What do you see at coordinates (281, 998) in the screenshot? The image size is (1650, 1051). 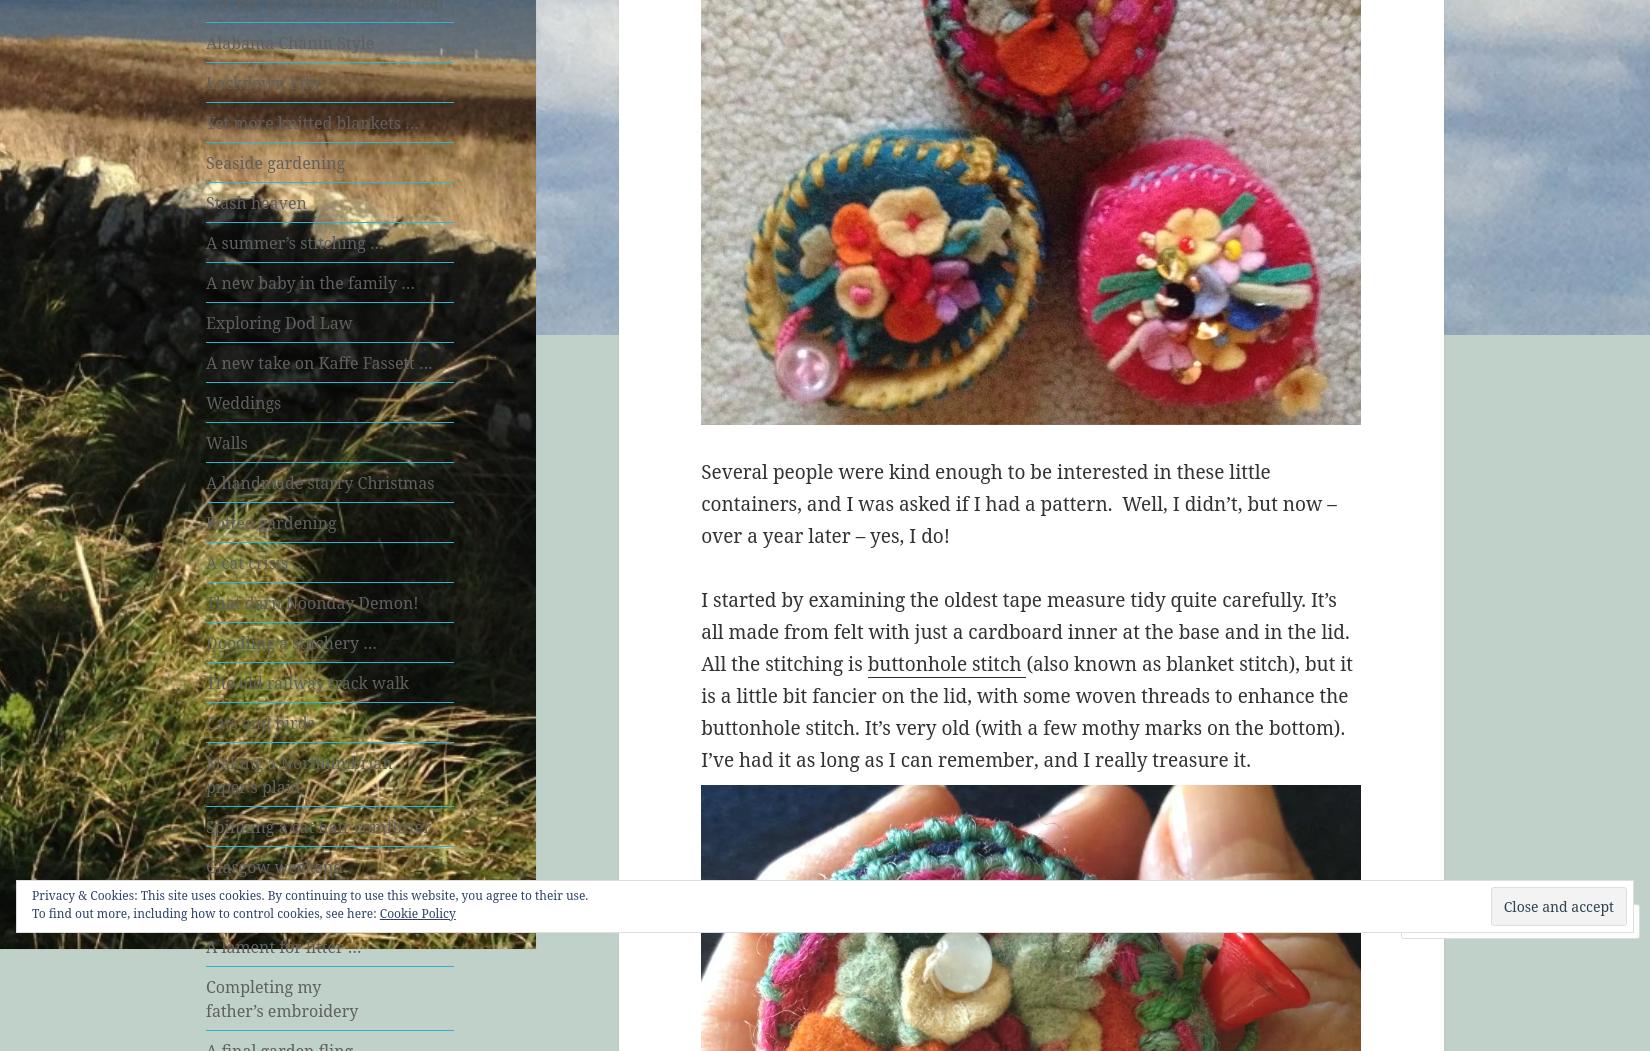 I see `'Completing my father’s embroidery'` at bounding box center [281, 998].